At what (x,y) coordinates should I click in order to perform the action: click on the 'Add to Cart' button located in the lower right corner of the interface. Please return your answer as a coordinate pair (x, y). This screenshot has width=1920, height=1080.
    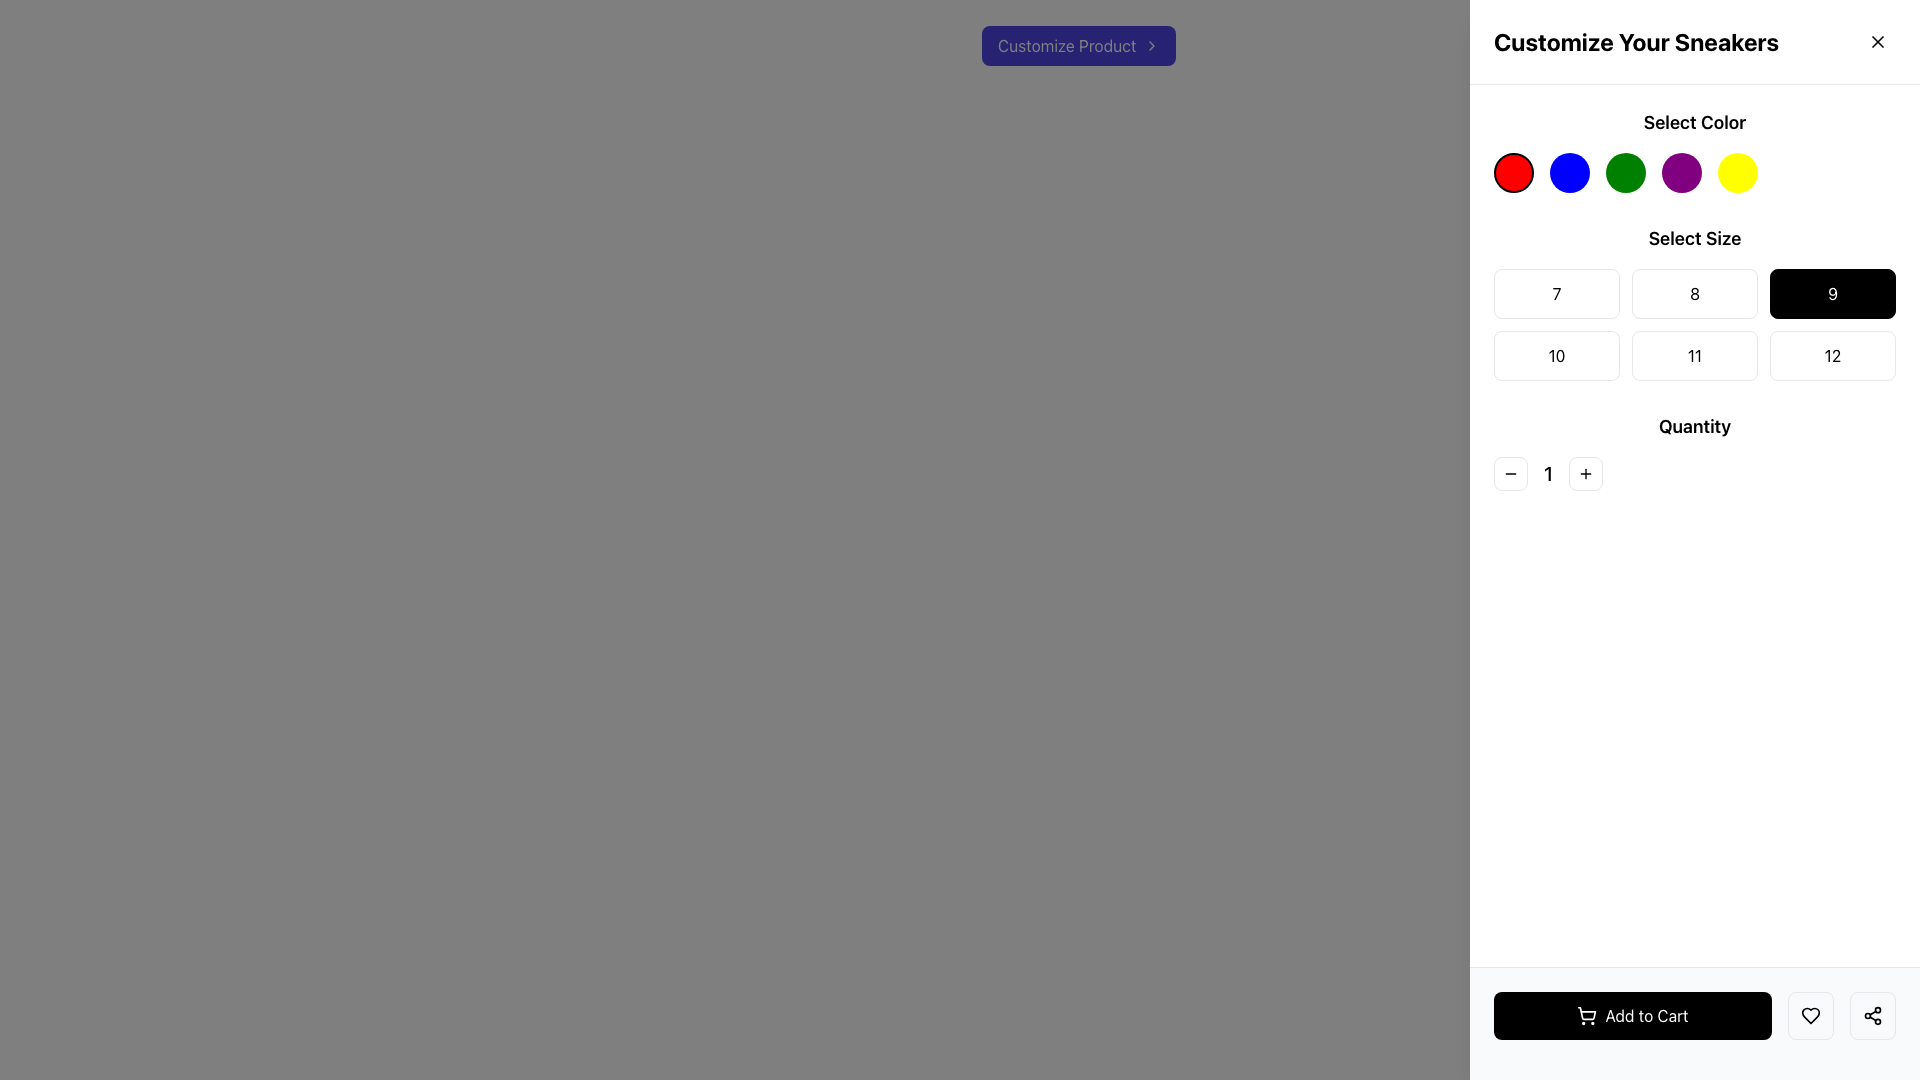
    Looking at the image, I should click on (1632, 1015).